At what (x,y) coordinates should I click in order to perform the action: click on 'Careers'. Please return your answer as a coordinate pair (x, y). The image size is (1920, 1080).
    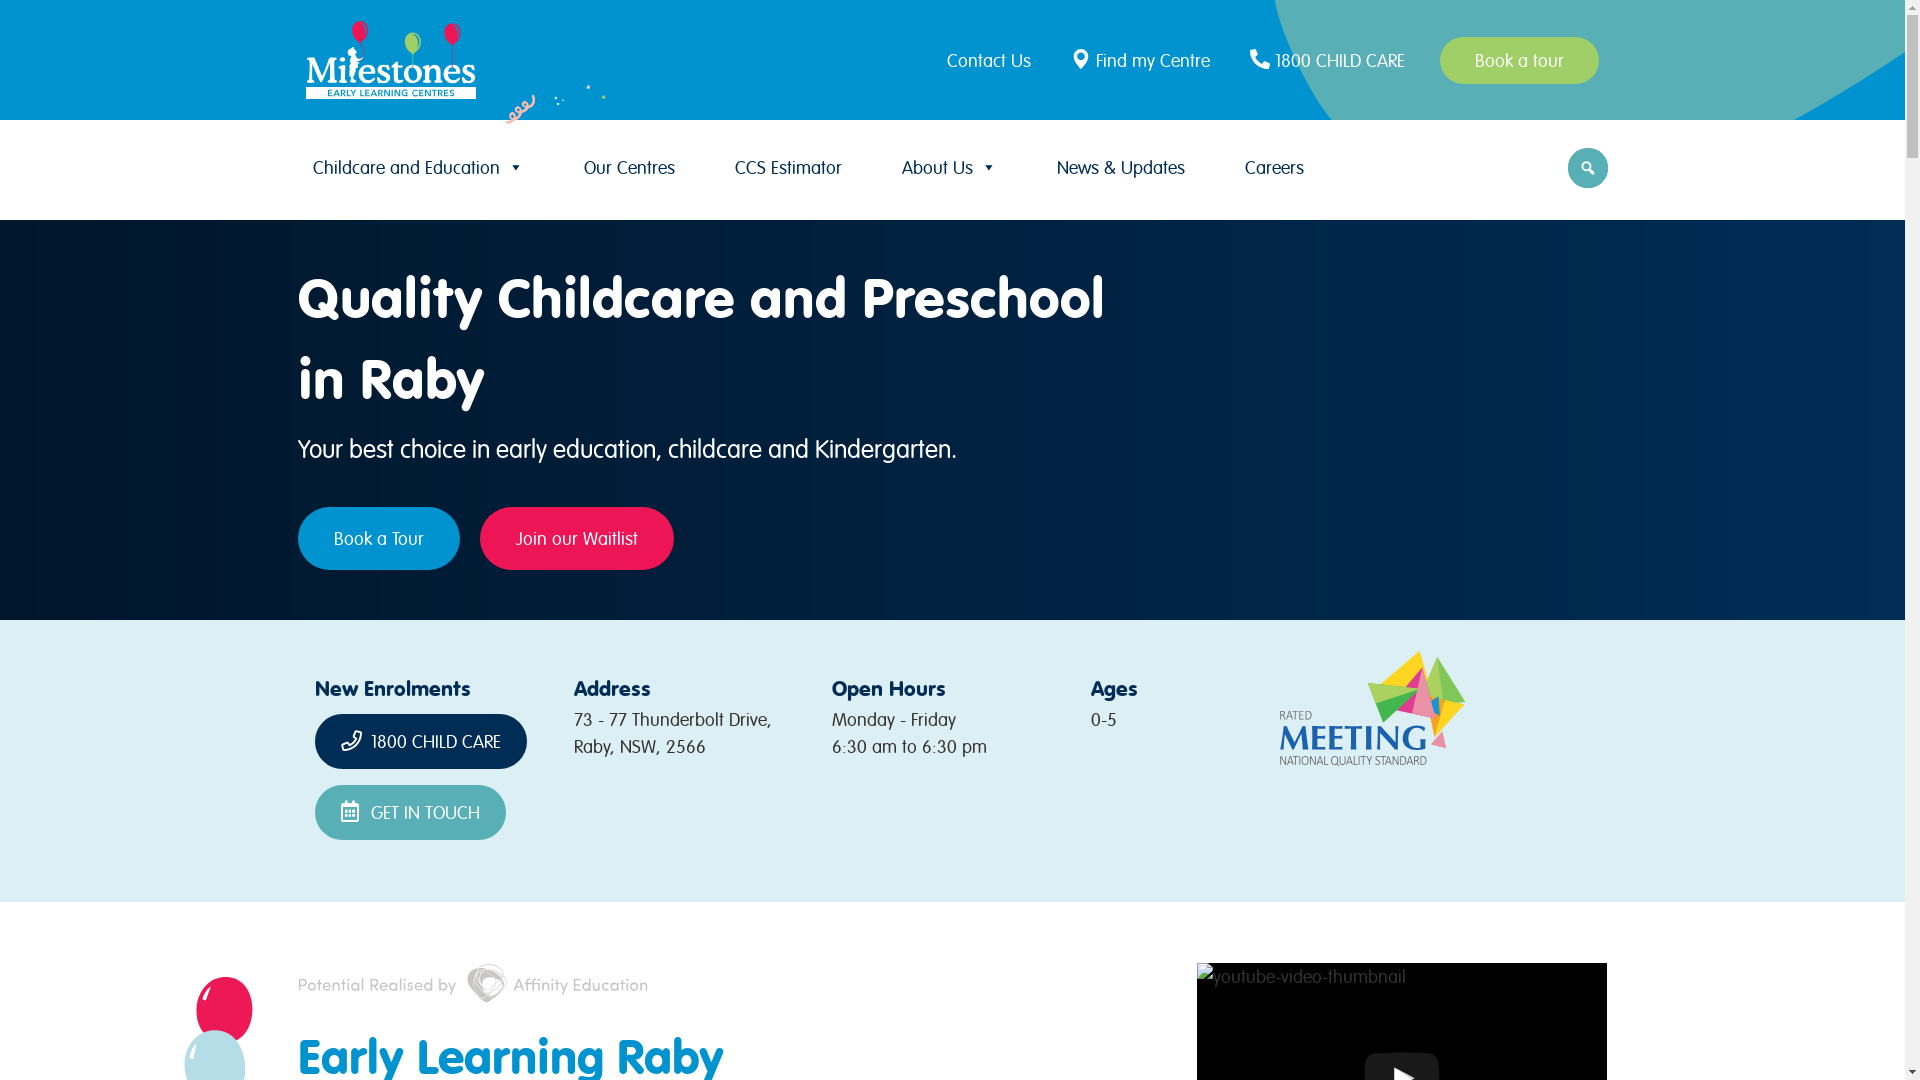
    Looking at the image, I should click on (1272, 166).